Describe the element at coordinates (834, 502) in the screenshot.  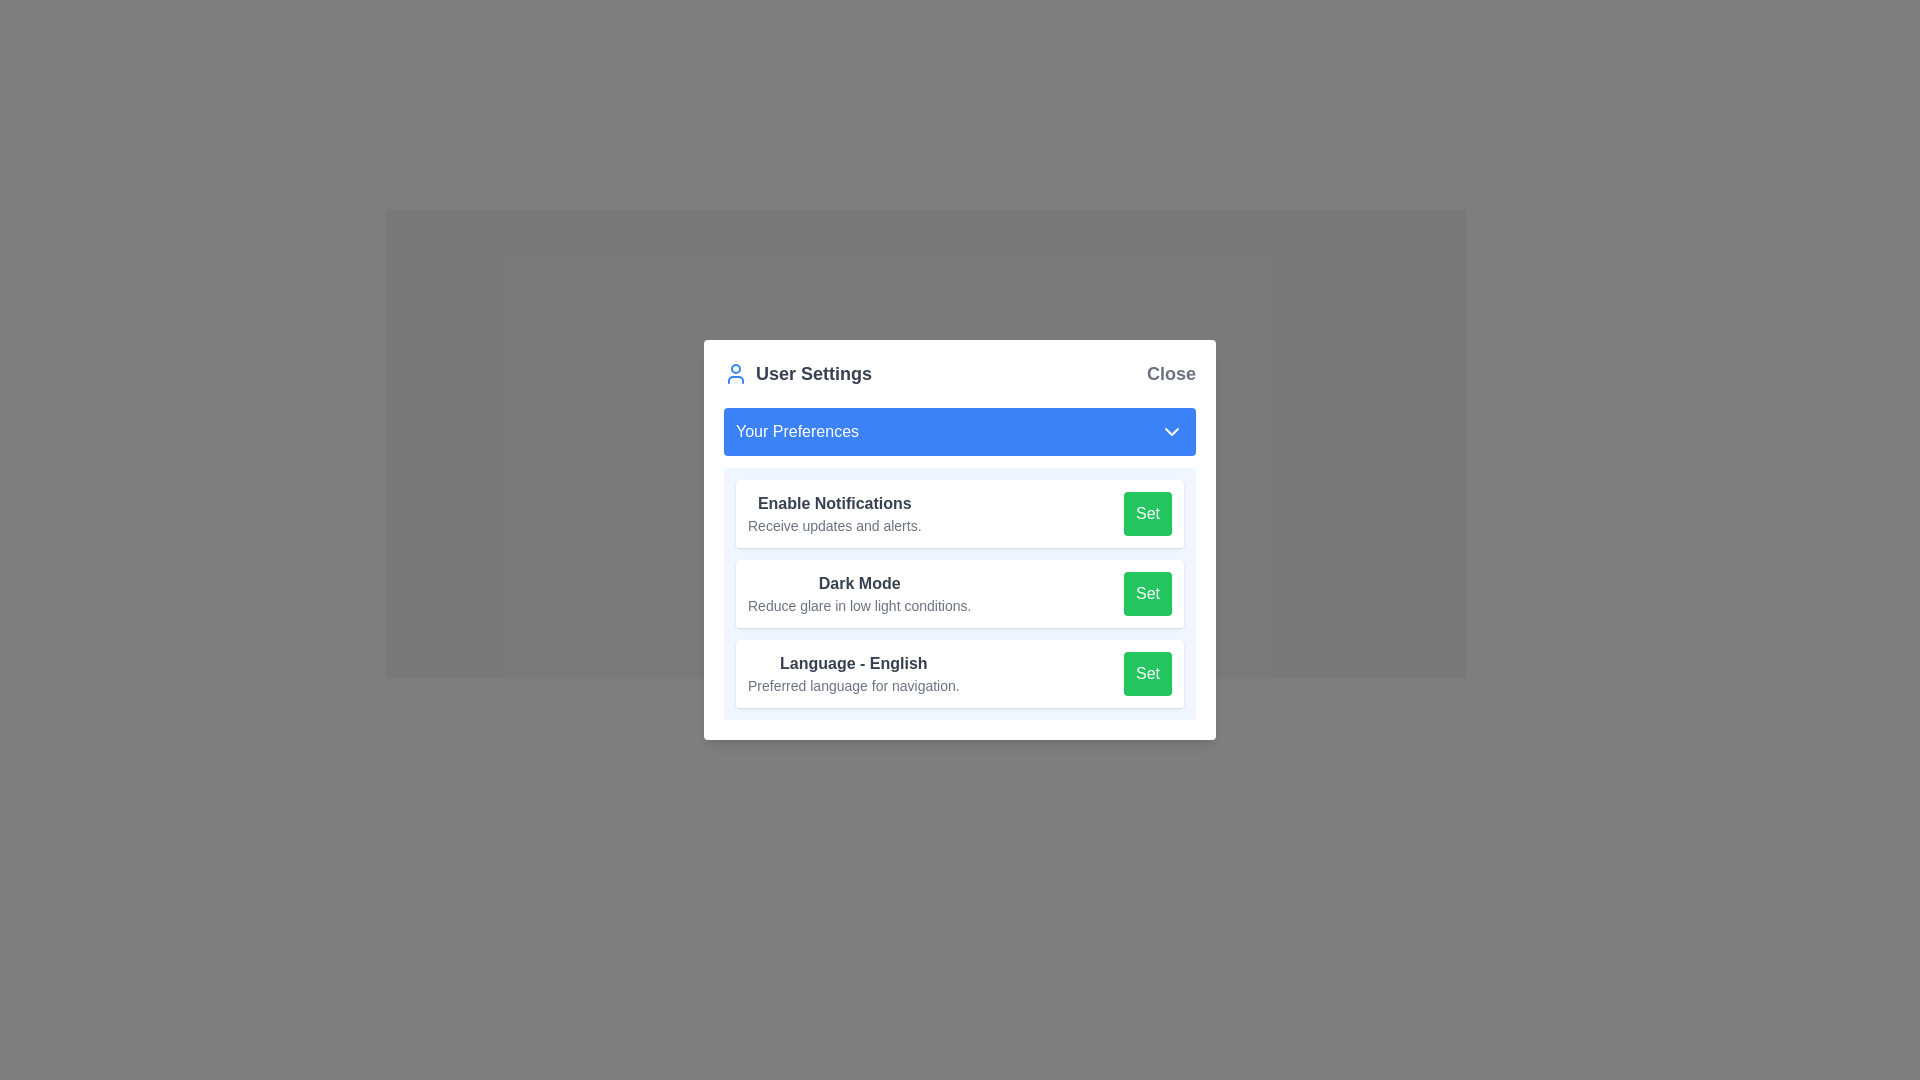
I see `the 'Enable Notifications' label, which is styled in bold dark gray text within the 'Your Preferences' section of the settings interface` at that location.